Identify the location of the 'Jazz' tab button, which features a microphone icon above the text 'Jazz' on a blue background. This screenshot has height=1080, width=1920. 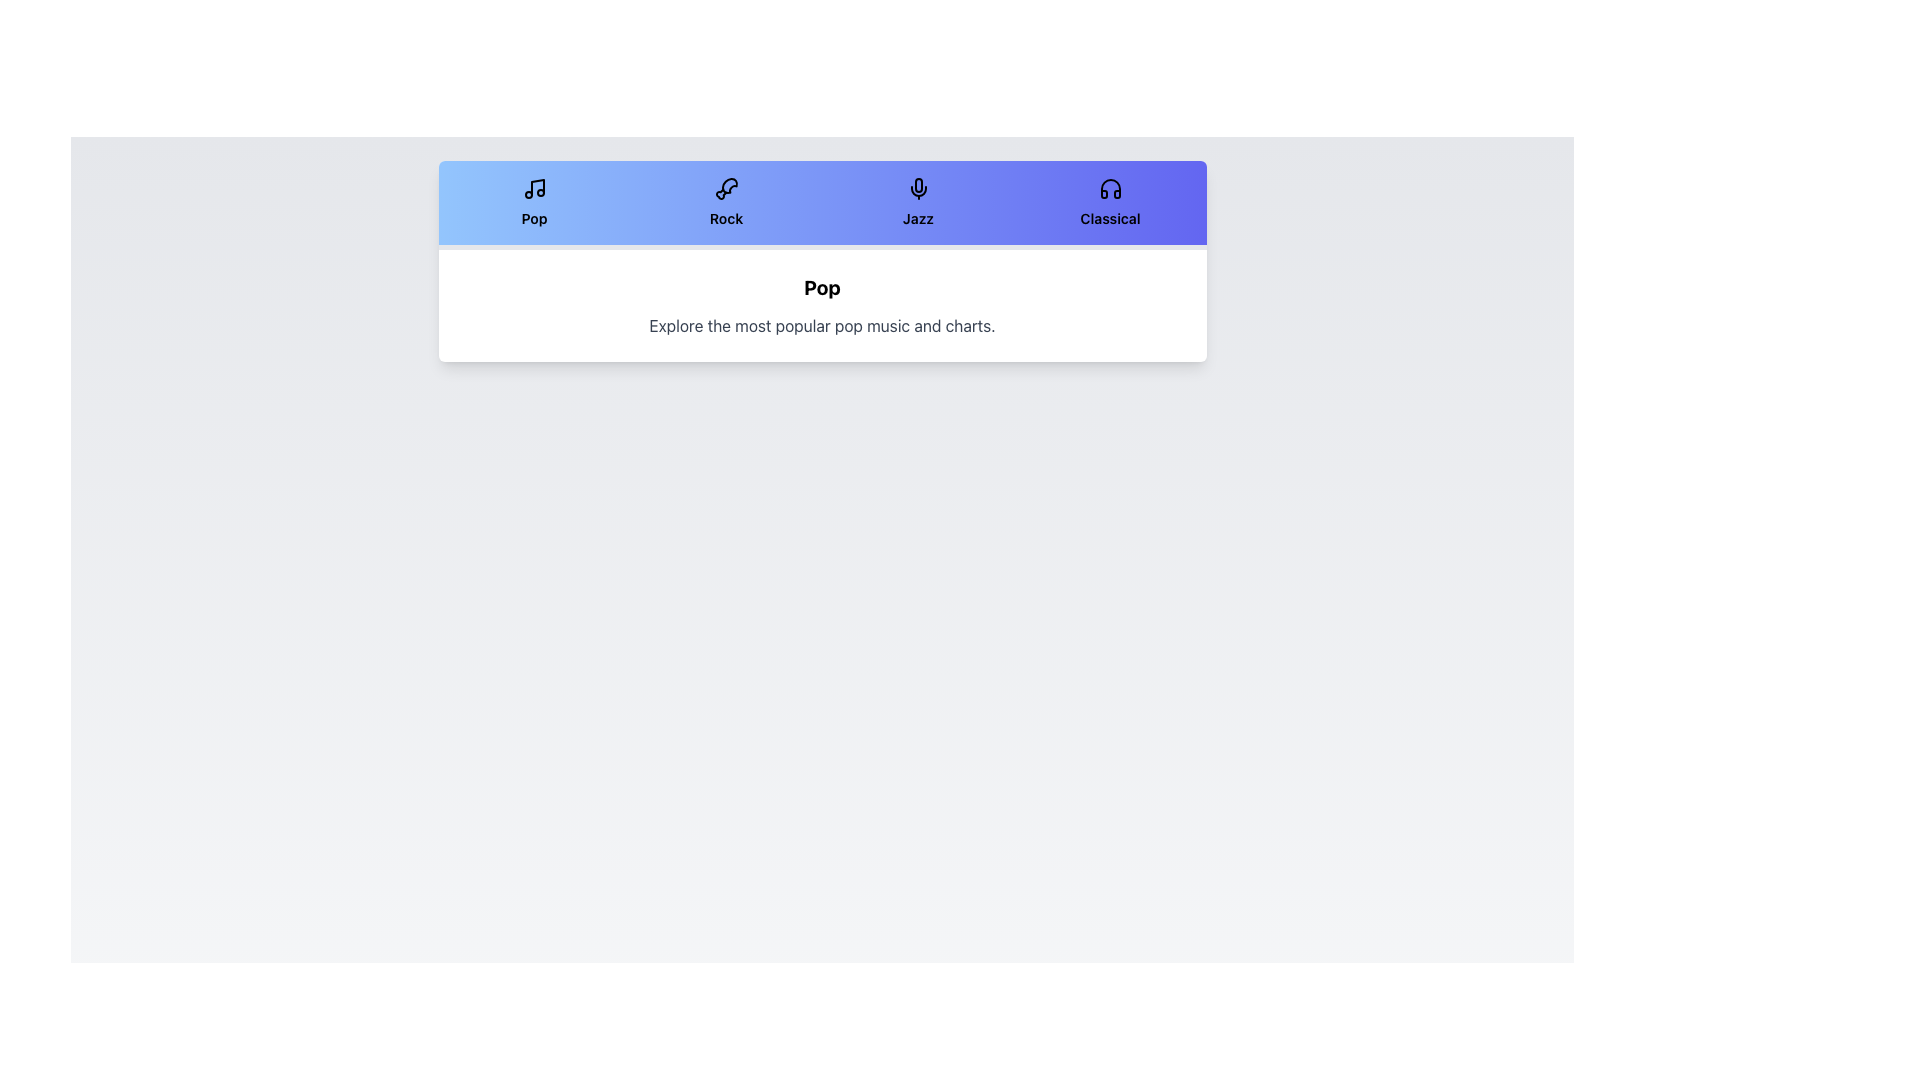
(917, 203).